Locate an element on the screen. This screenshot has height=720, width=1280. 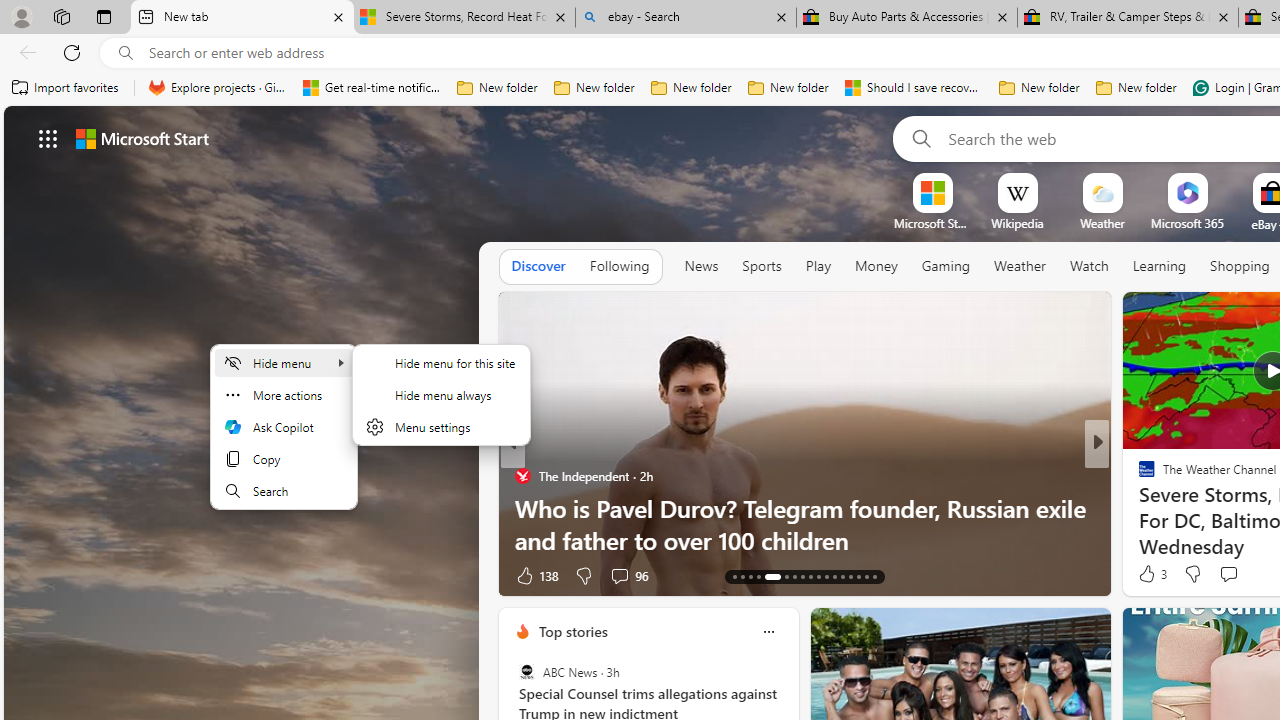
'Menu settings' is located at coordinates (440, 425).